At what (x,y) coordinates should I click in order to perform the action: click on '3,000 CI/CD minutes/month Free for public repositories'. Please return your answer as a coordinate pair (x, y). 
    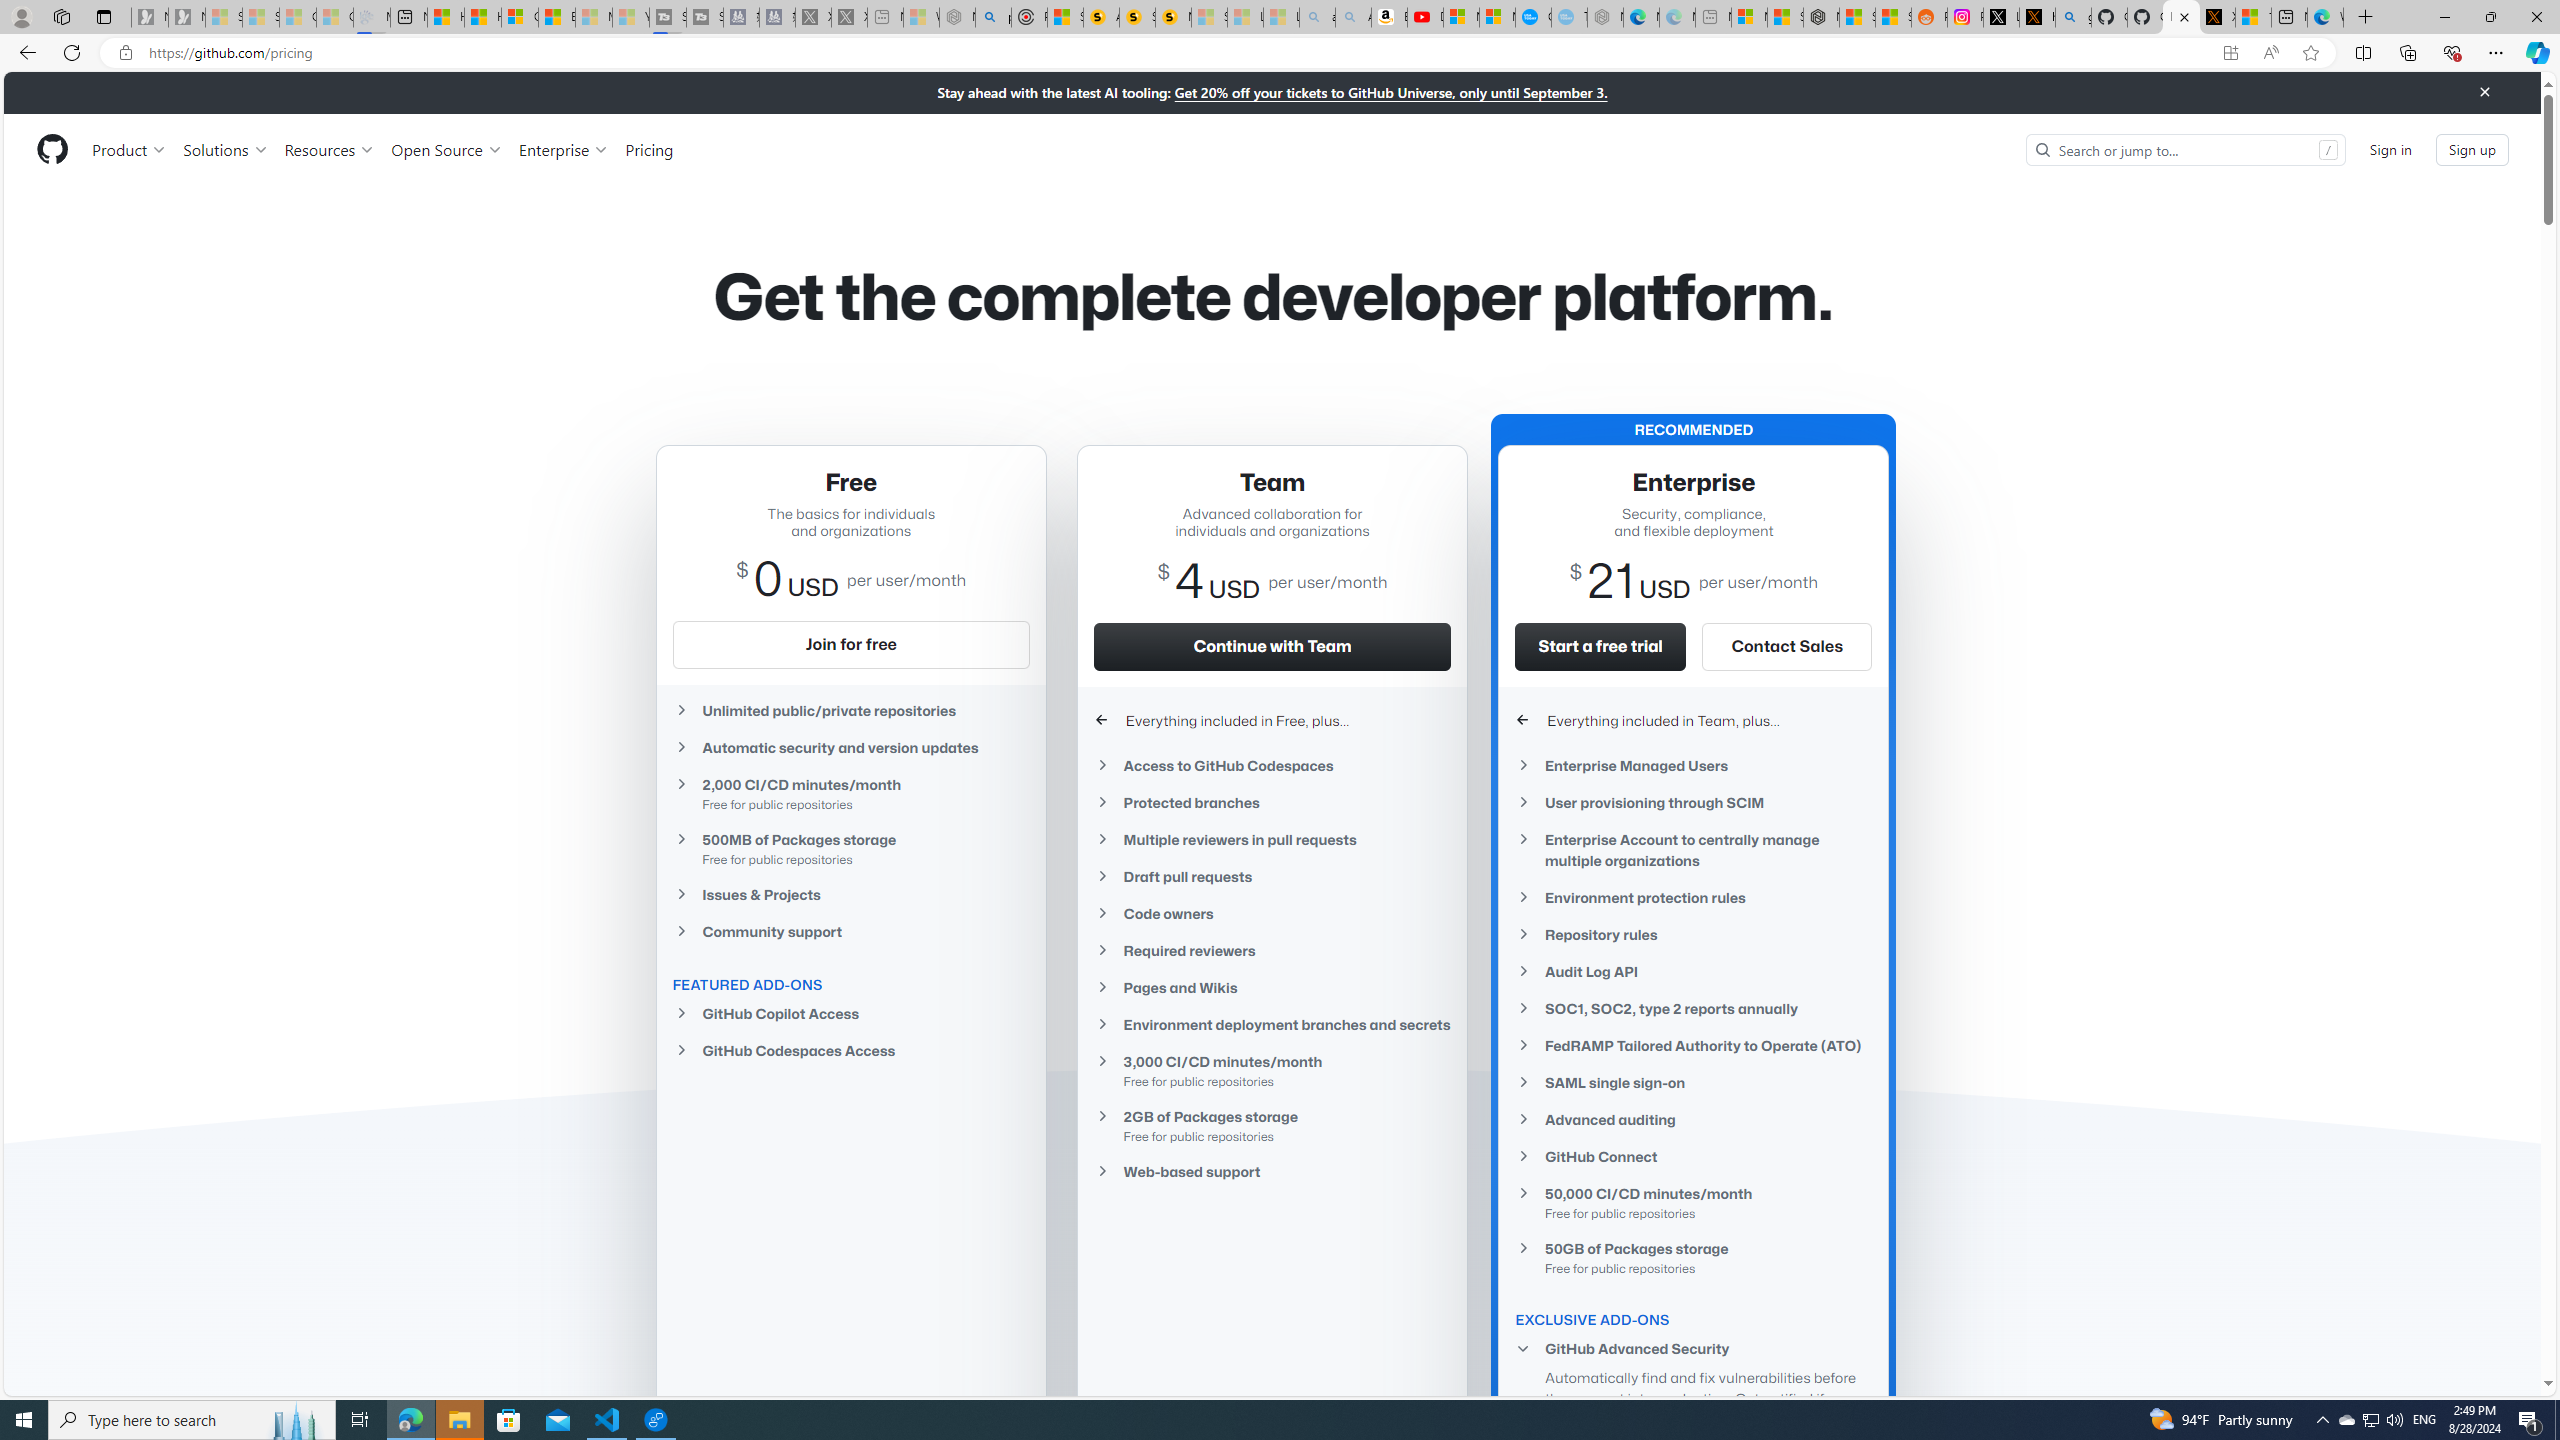
    Looking at the image, I should click on (1271, 1069).